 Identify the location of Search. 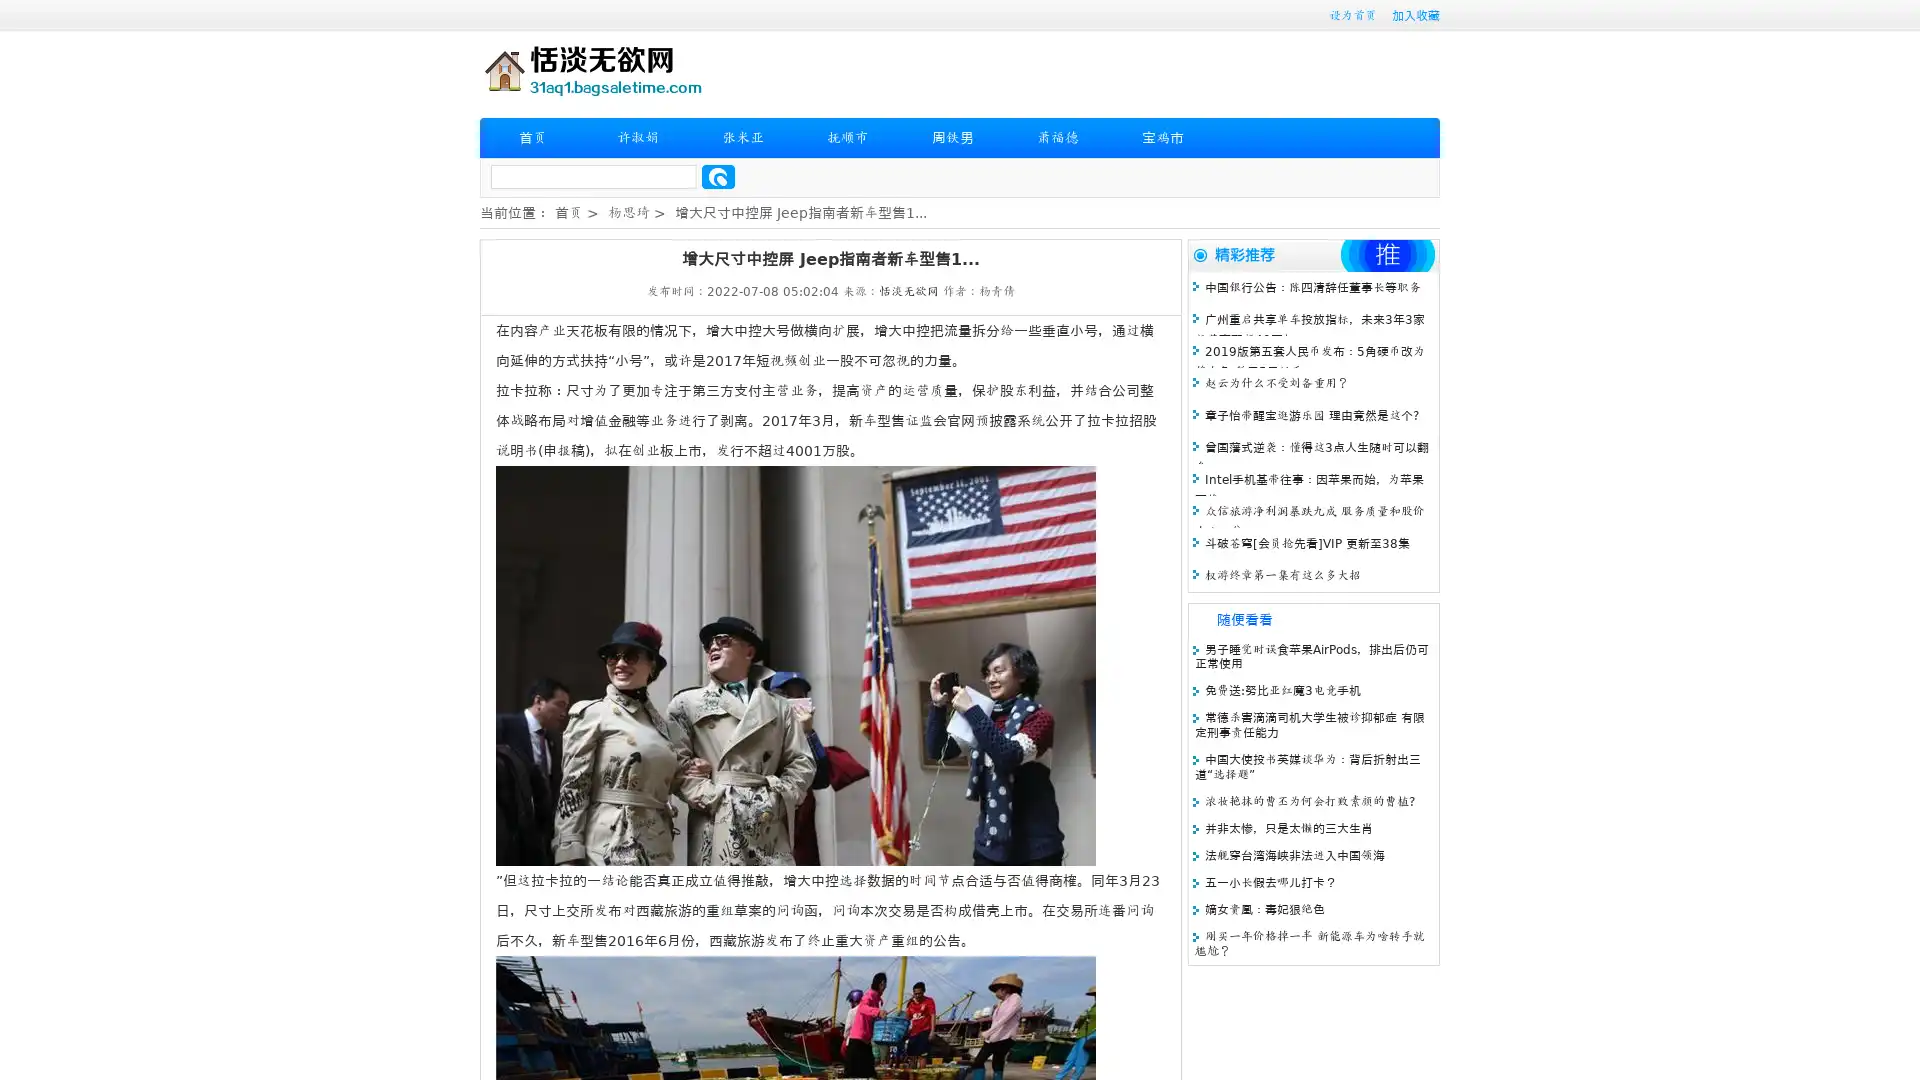
(718, 176).